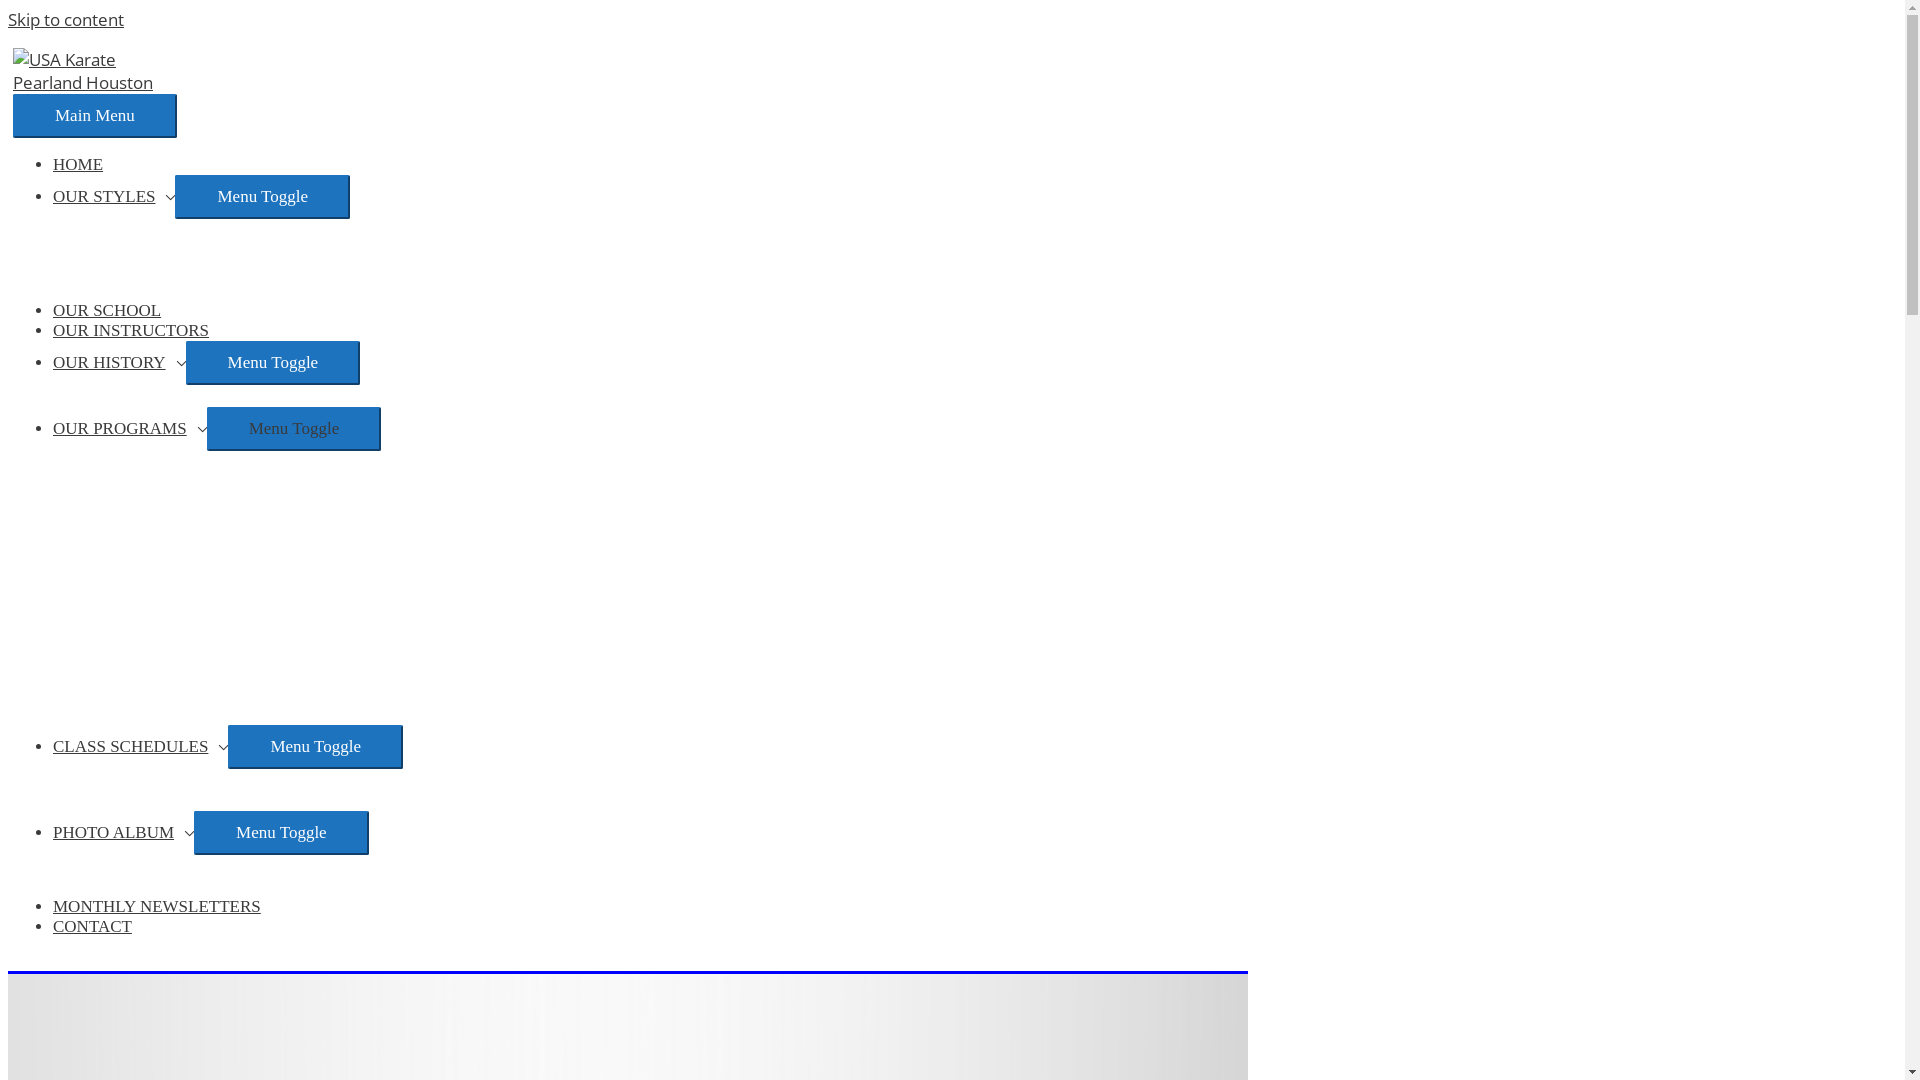 The height and width of the screenshot is (1080, 1920). Describe the element at coordinates (113, 196) in the screenshot. I see `'OUR STYLES'` at that location.